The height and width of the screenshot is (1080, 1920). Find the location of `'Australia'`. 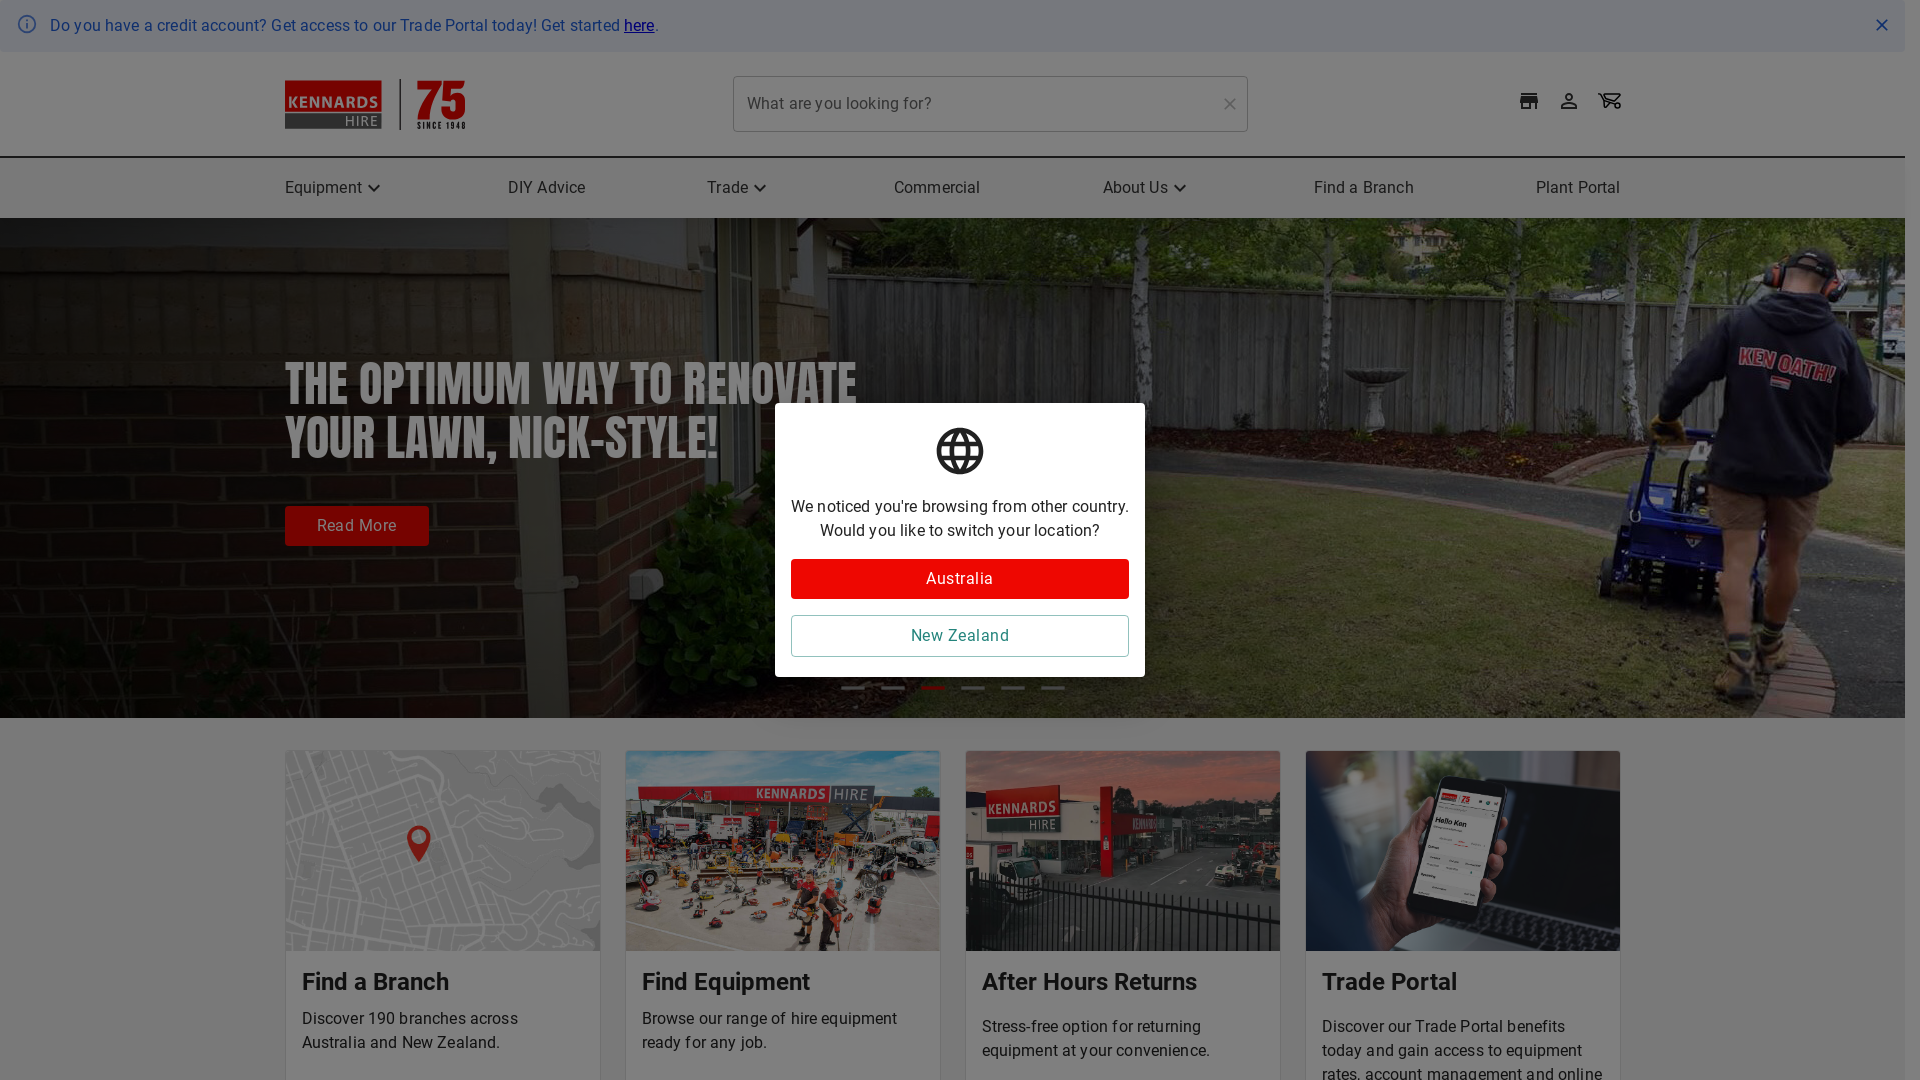

'Australia' is located at coordinates (960, 578).